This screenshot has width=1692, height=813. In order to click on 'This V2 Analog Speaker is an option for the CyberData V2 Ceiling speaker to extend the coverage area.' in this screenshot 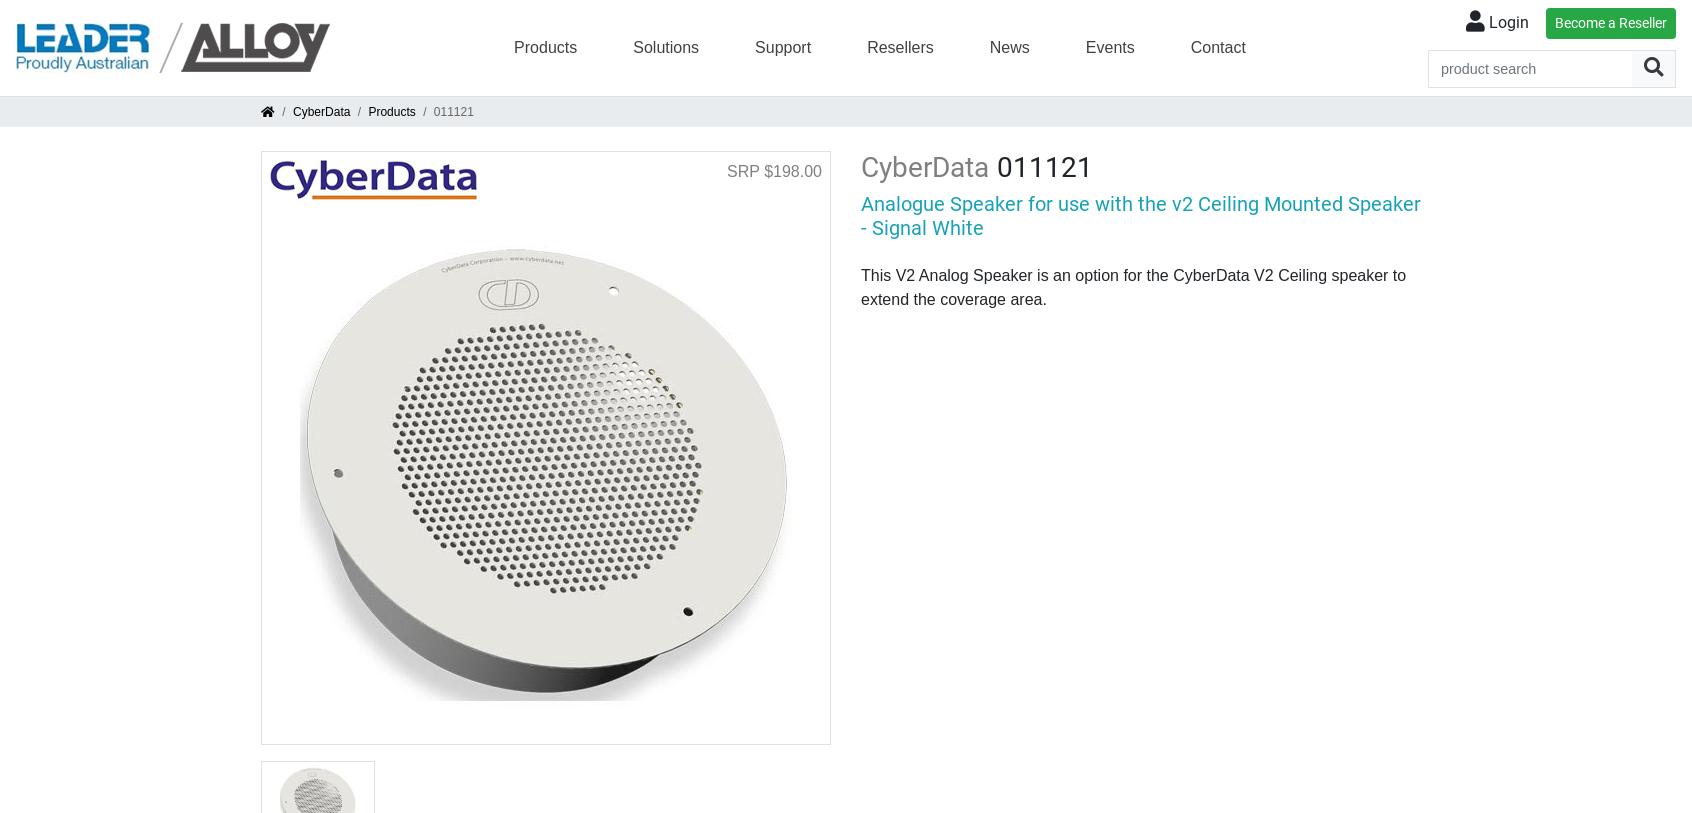, I will do `click(1132, 286)`.